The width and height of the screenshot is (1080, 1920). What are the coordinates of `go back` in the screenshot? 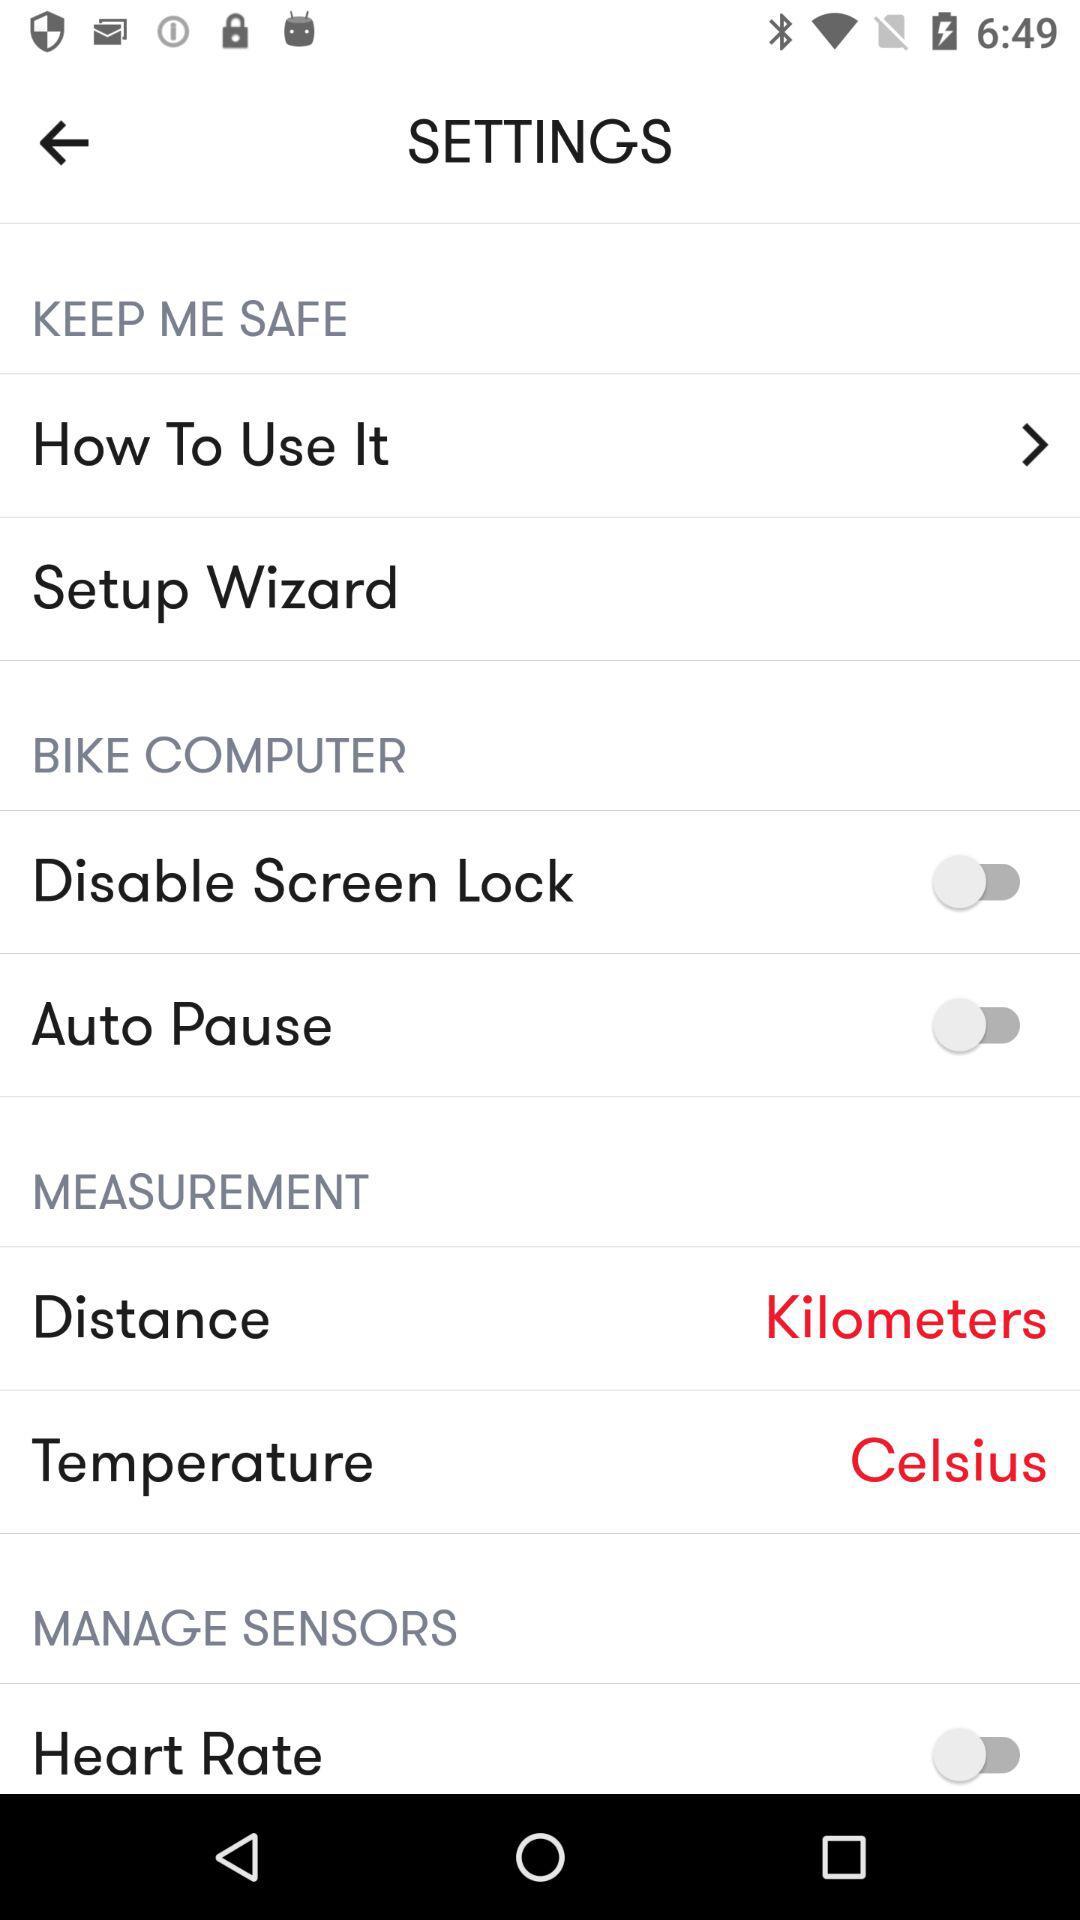 It's located at (63, 141).